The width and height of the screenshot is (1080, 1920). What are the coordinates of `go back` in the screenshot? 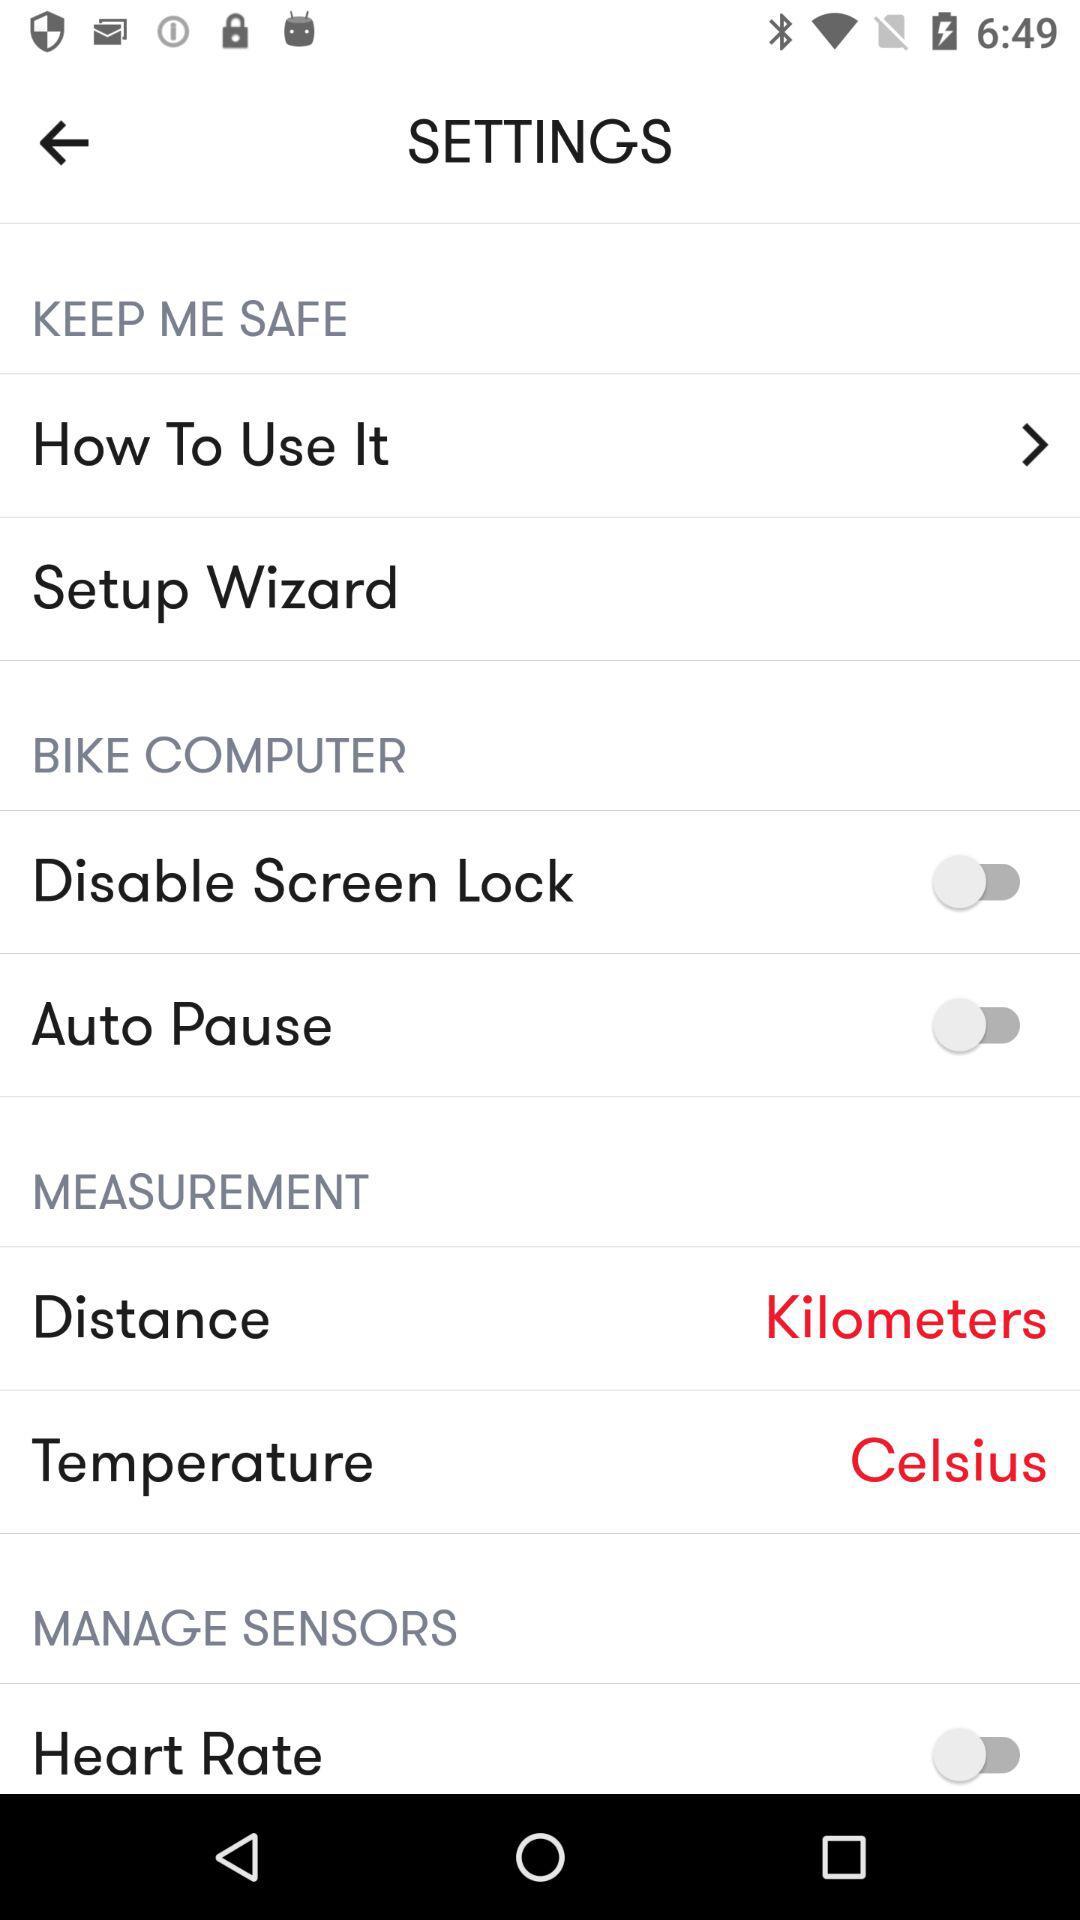 It's located at (63, 141).